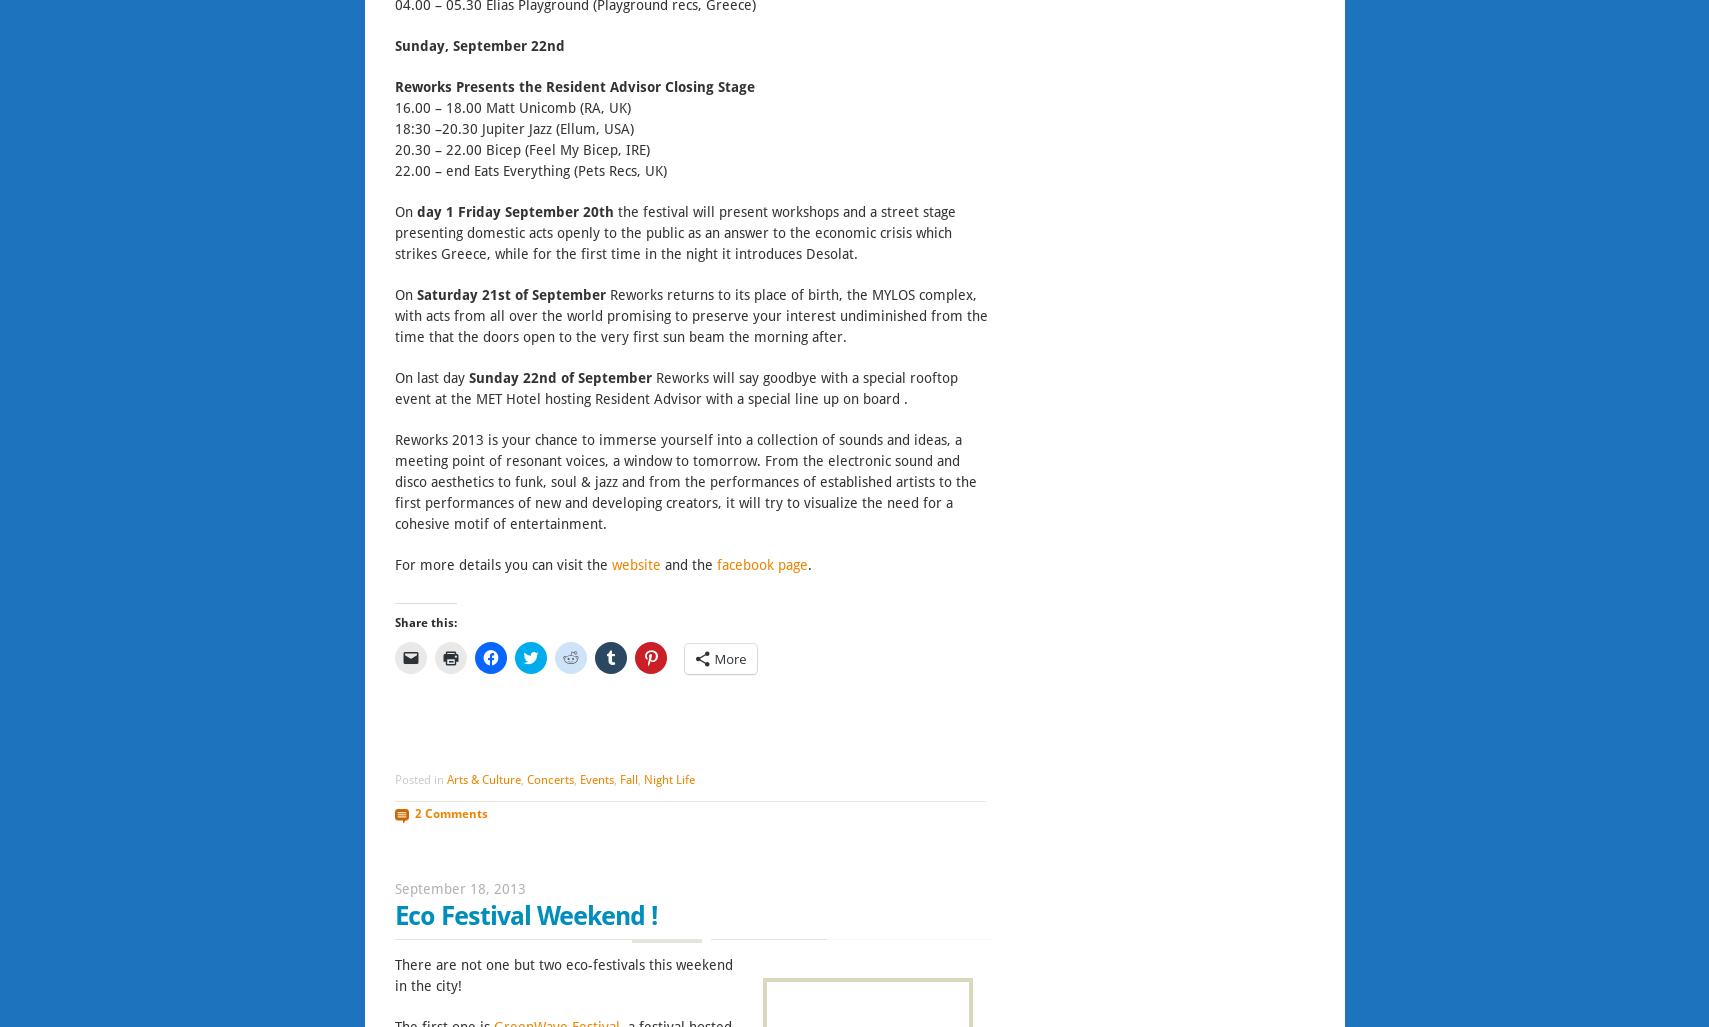 The image size is (1709, 1027). Describe the element at coordinates (392, 563) in the screenshot. I see `'For more details you can visit the'` at that location.